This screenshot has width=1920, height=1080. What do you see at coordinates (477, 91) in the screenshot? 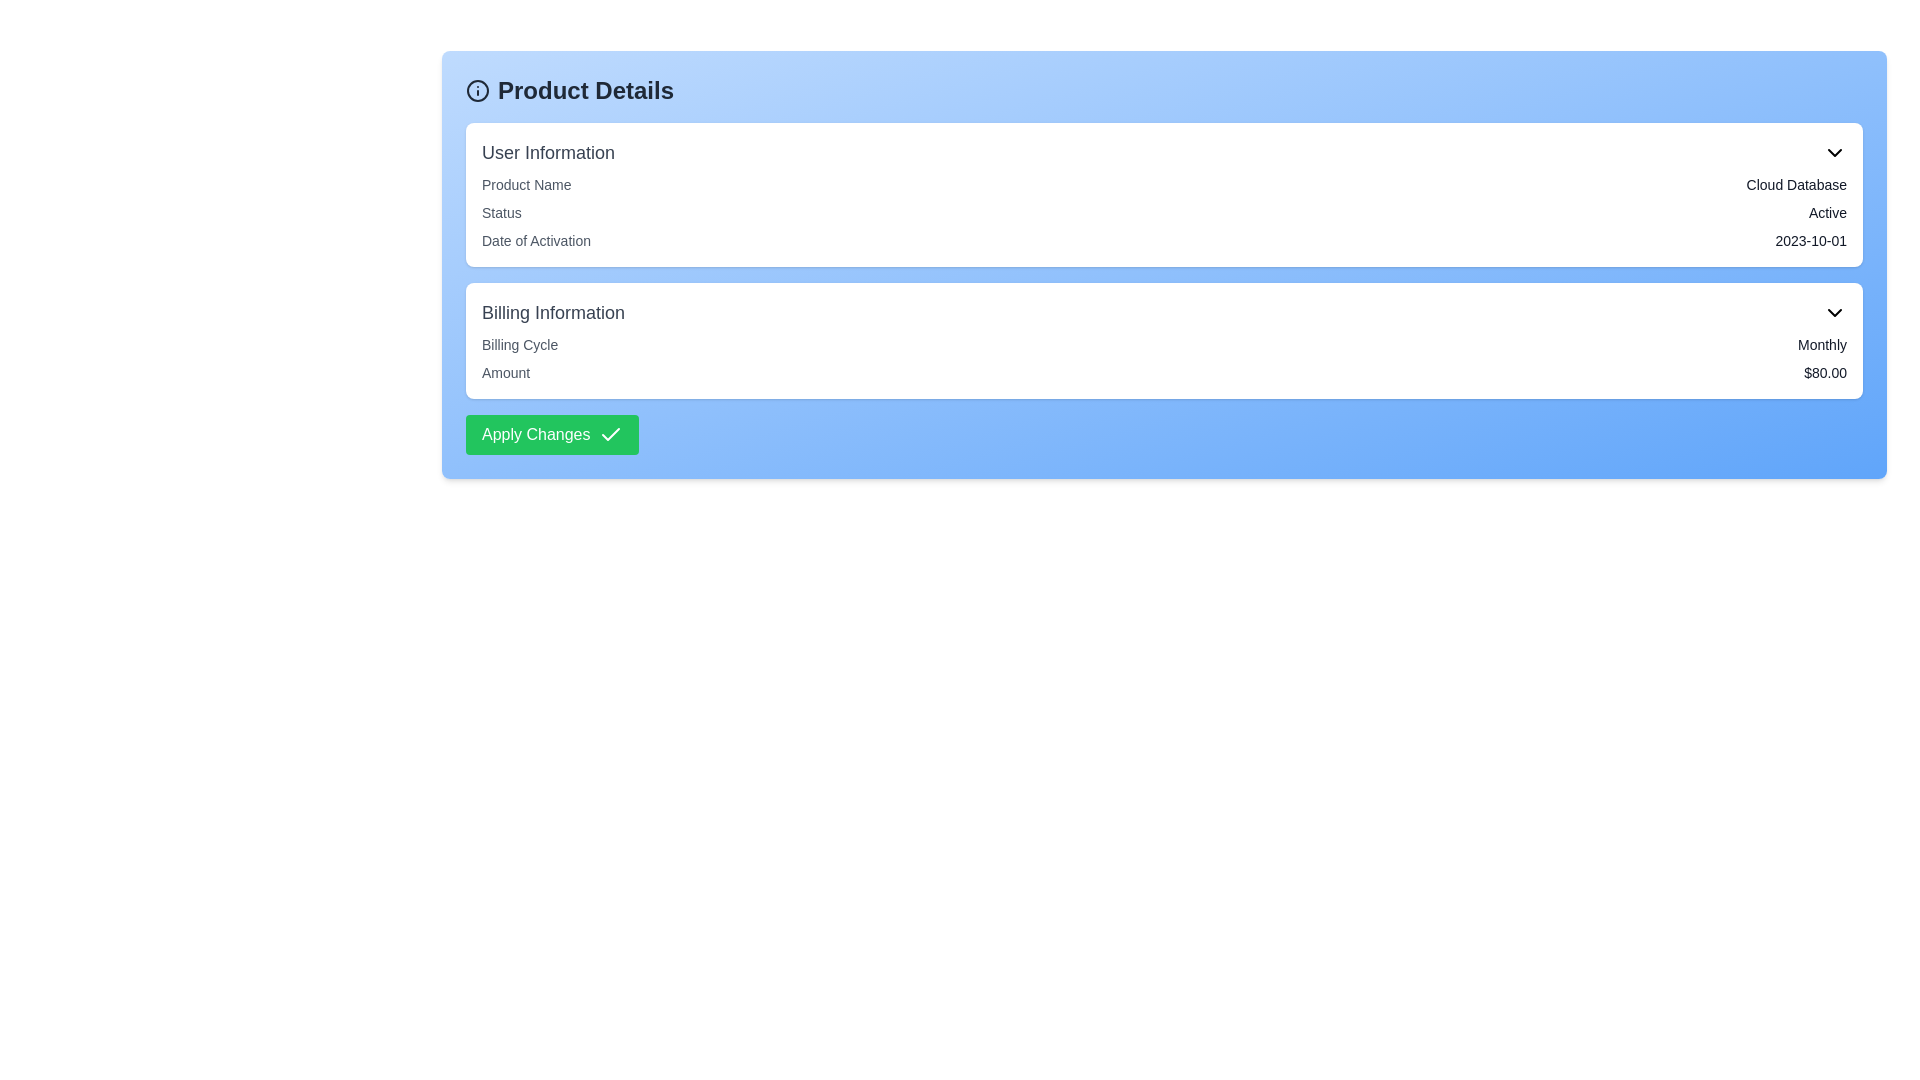
I see `the information icon represented as a circular badge with an 'info' symbol inside, located to the left of the 'Product Details' heading` at bounding box center [477, 91].